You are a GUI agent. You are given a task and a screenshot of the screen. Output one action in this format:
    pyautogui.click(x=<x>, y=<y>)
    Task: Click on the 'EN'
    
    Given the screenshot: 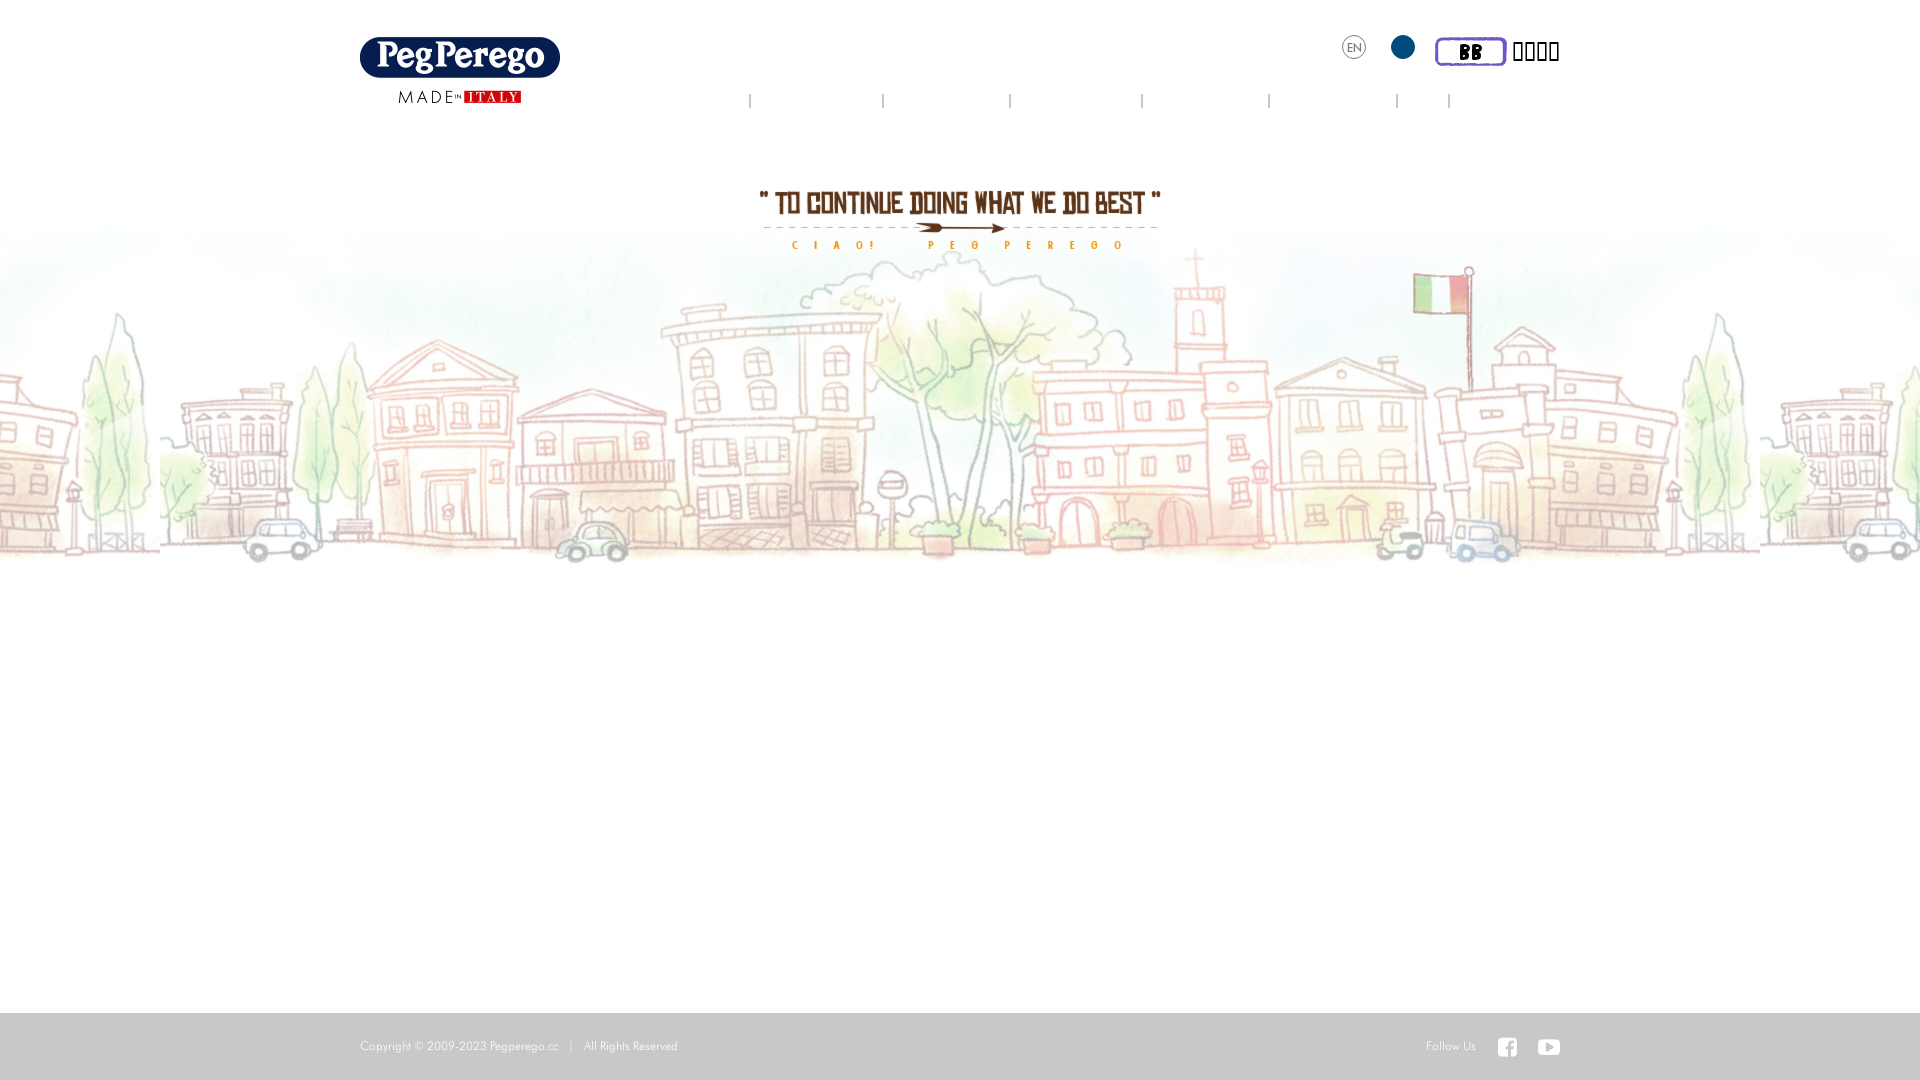 What is the action you would take?
    pyautogui.click(x=1353, y=45)
    